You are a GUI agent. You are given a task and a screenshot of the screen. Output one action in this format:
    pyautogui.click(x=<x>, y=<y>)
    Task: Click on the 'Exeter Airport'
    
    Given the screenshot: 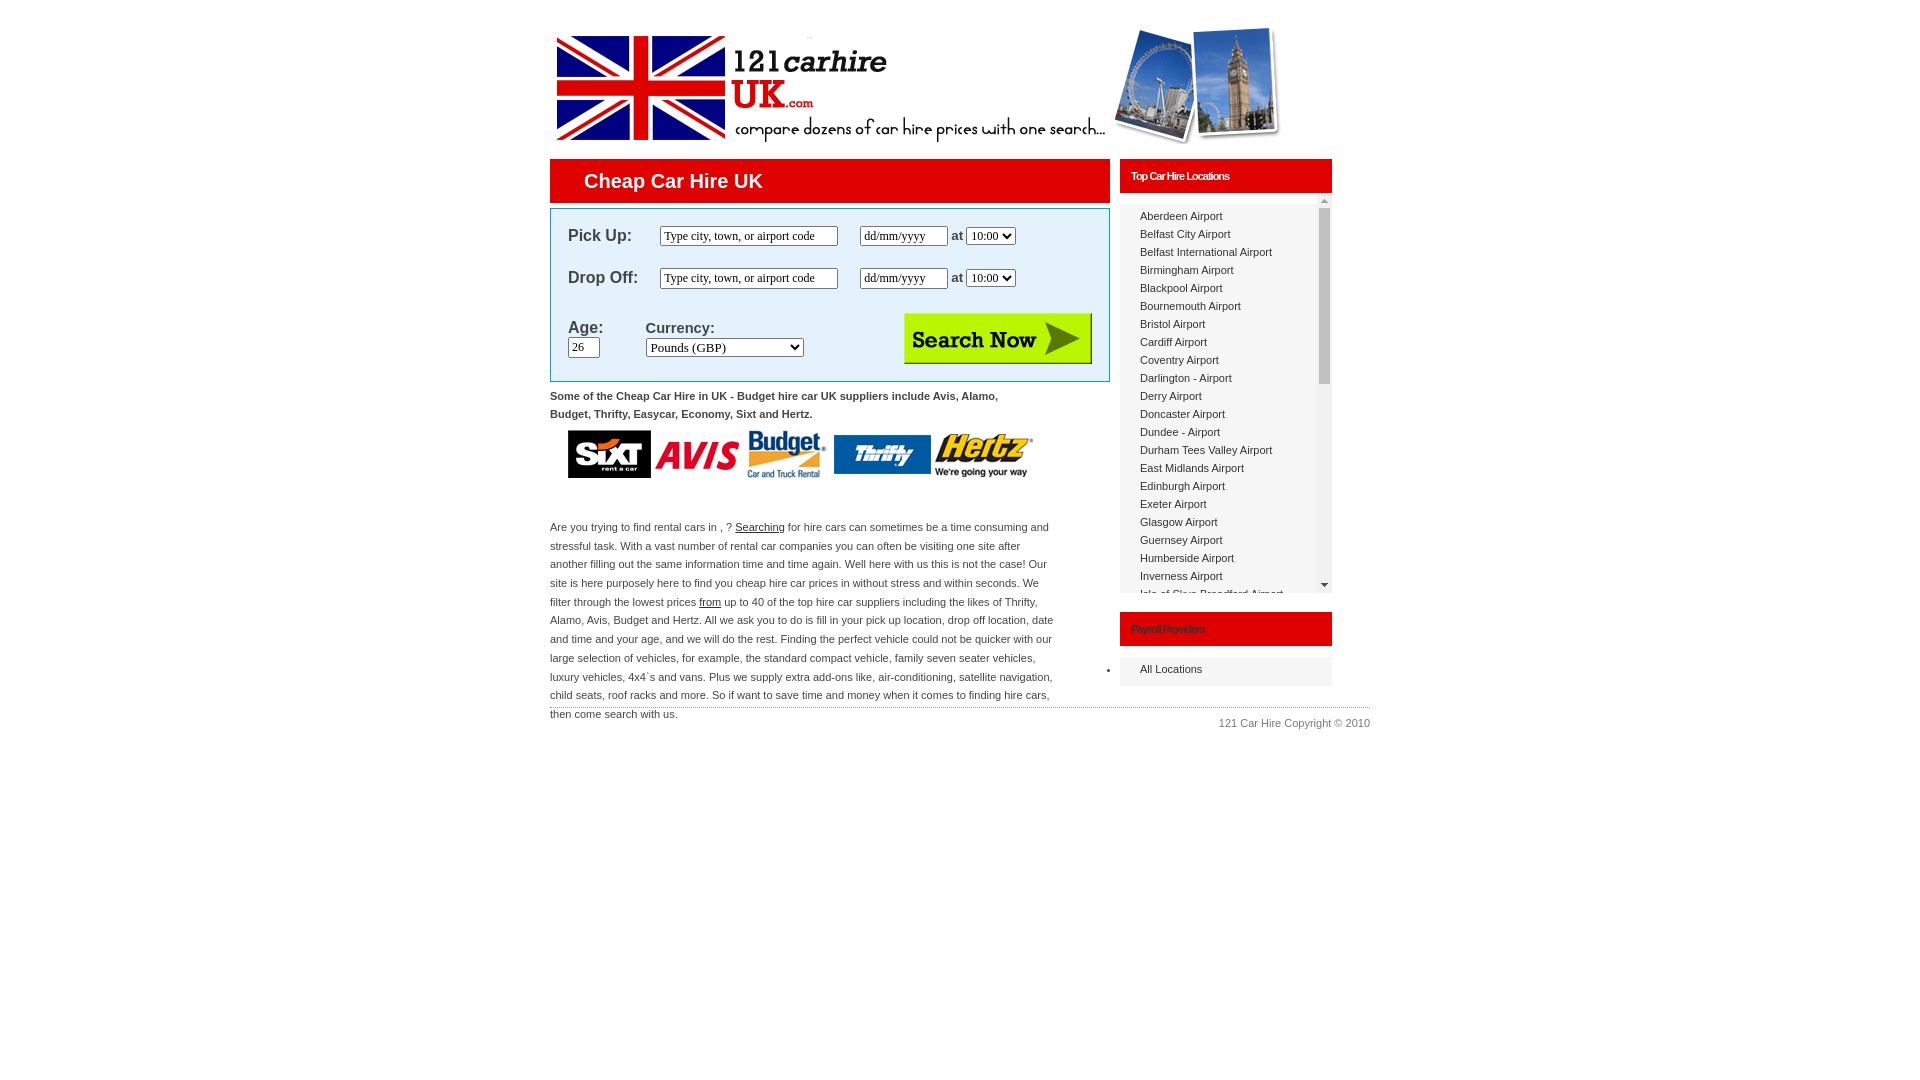 What is the action you would take?
    pyautogui.click(x=1173, y=503)
    